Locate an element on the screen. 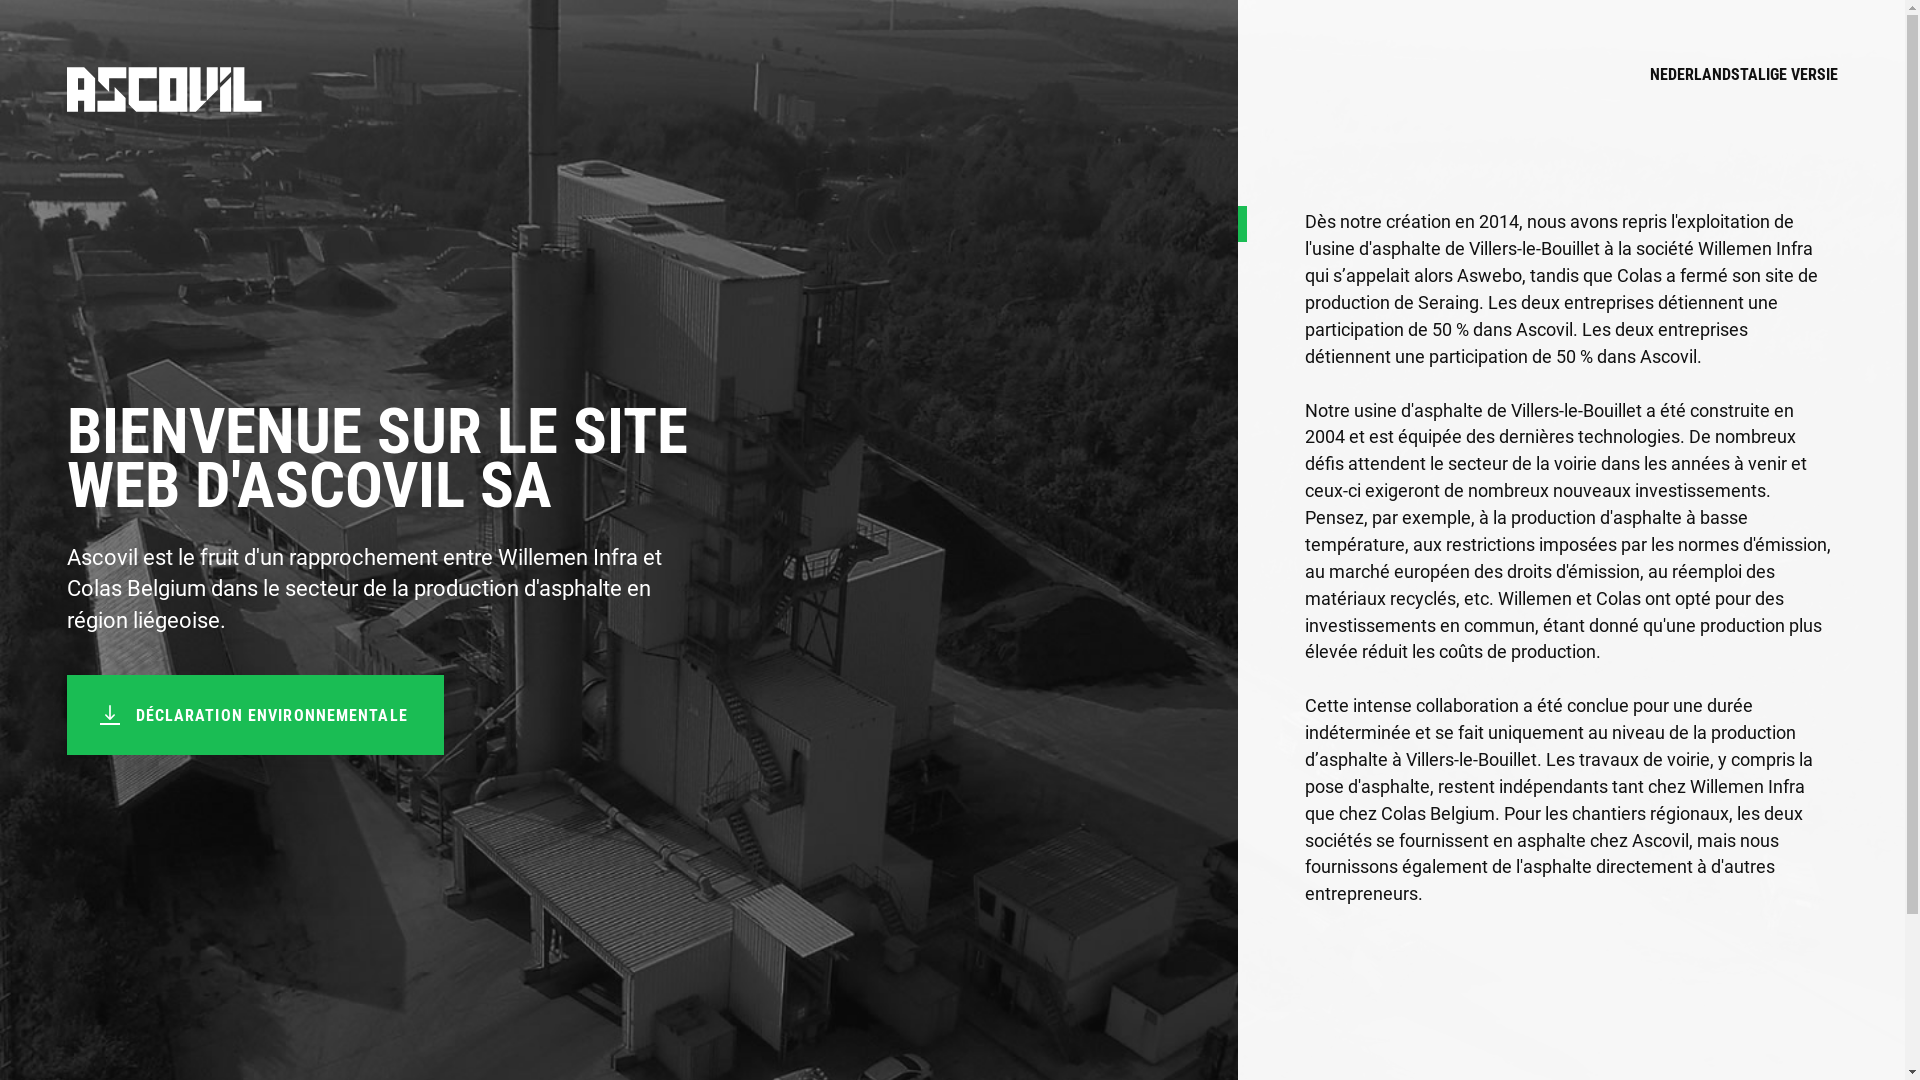 Image resolution: width=1920 pixels, height=1080 pixels. 'NEDERLANDSTALIGE VERSIE' is located at coordinates (1742, 88).